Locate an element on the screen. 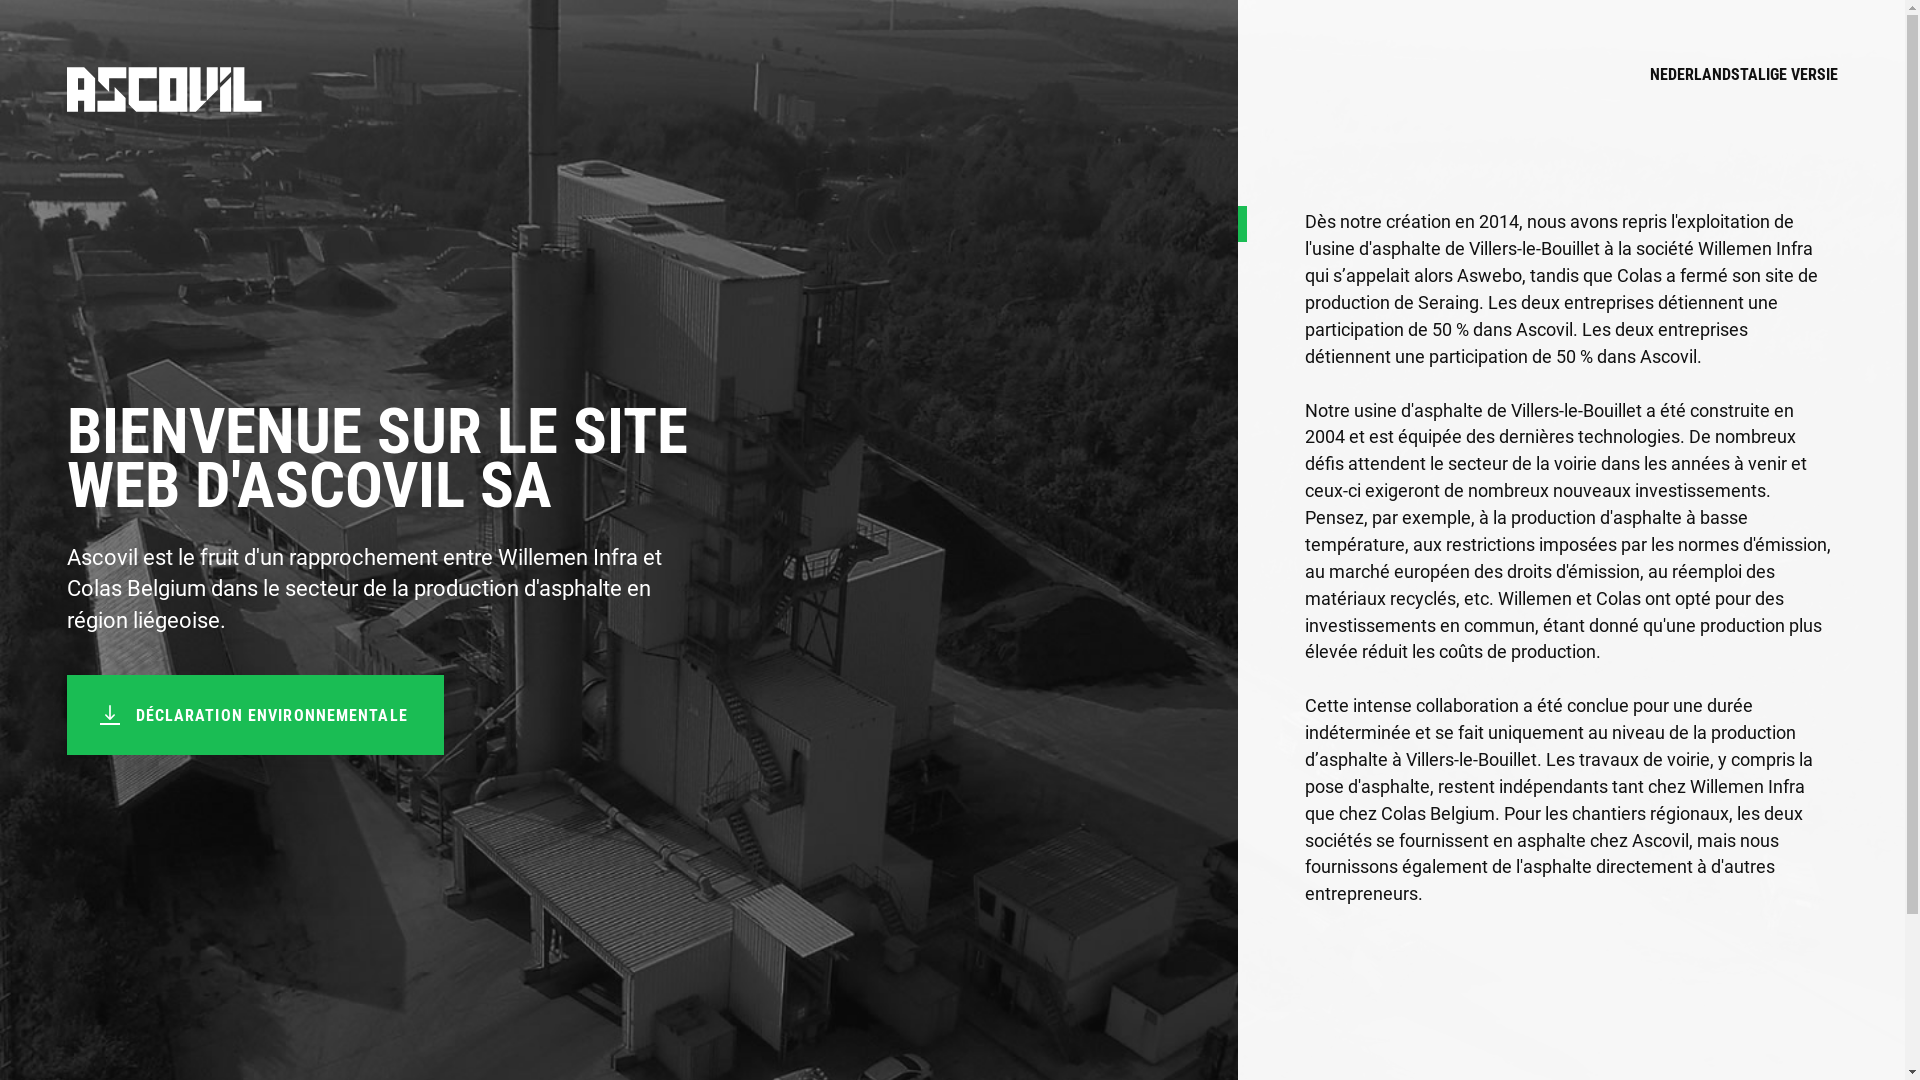 Image resolution: width=1920 pixels, height=1080 pixels. 'NEDERLANDSTALIGE VERSIE' is located at coordinates (1742, 88).